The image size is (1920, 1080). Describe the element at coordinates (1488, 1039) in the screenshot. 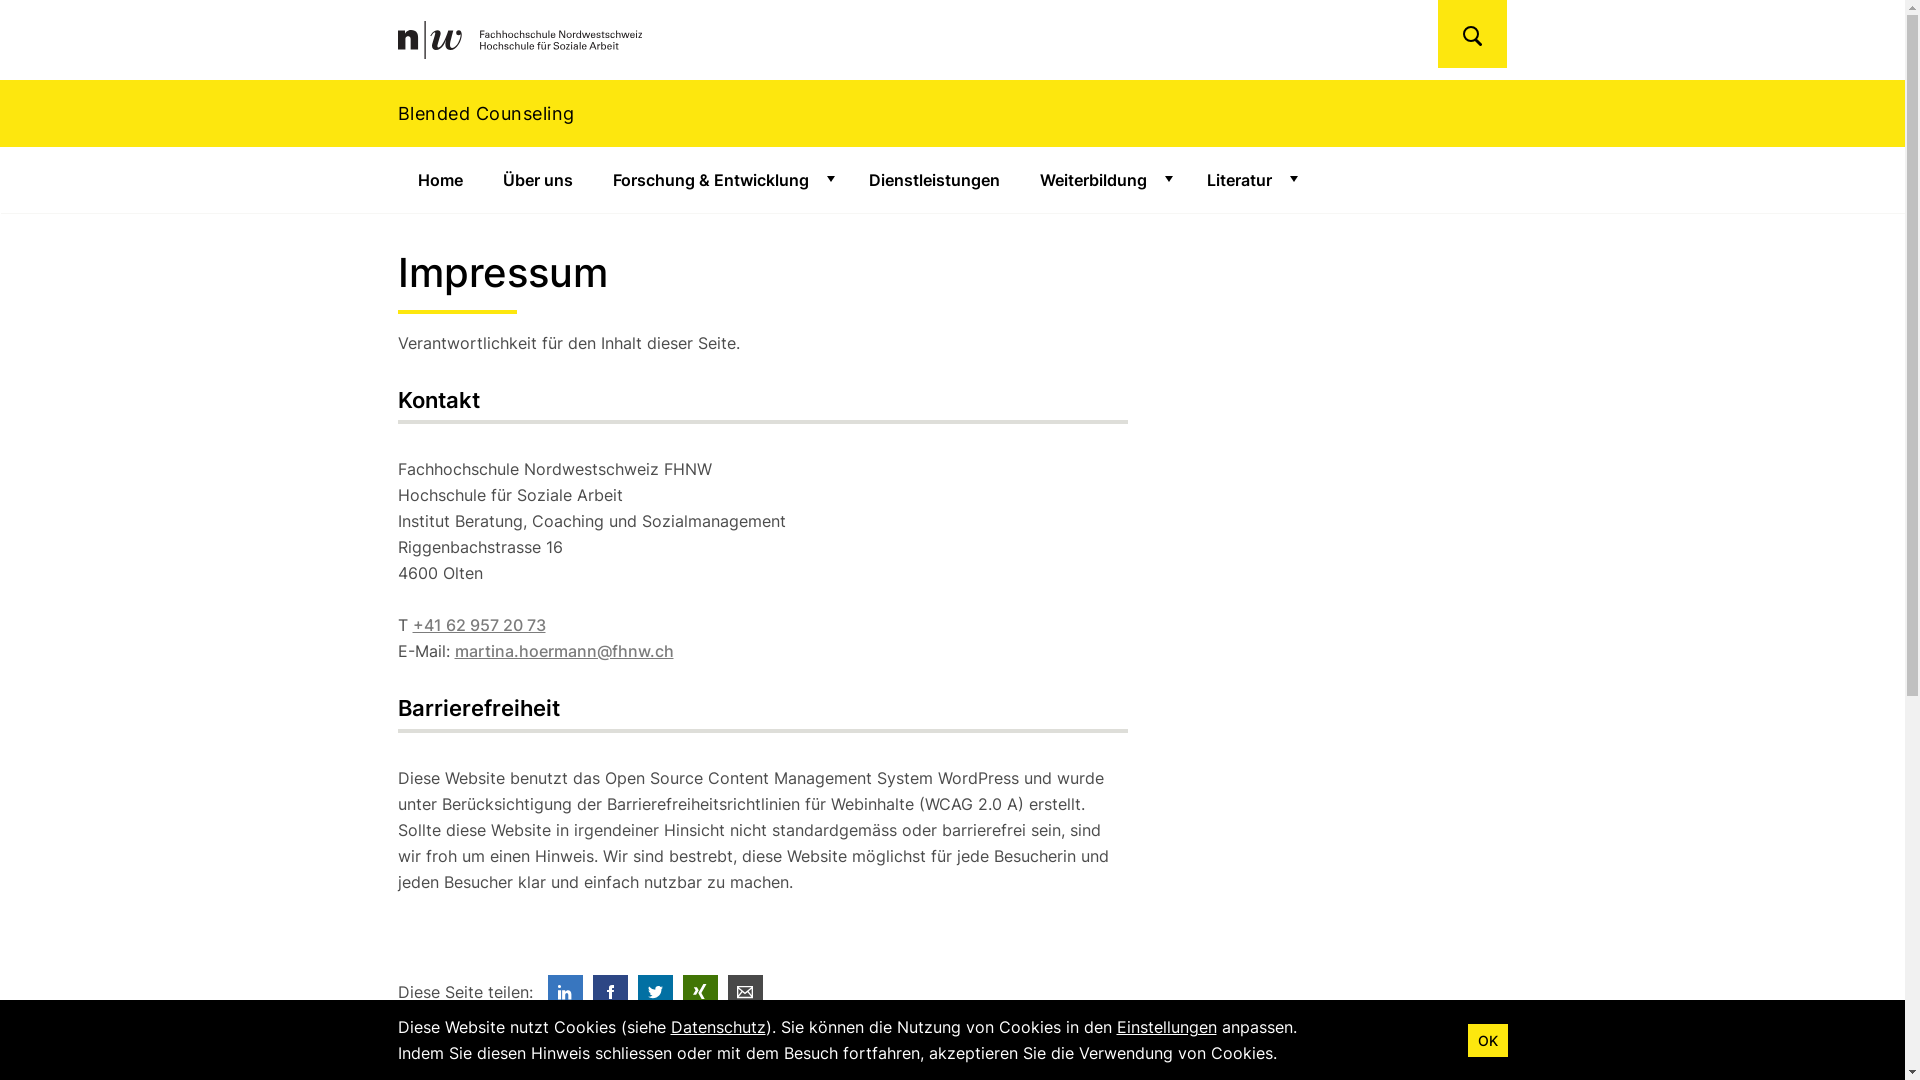

I see `'OK'` at that location.